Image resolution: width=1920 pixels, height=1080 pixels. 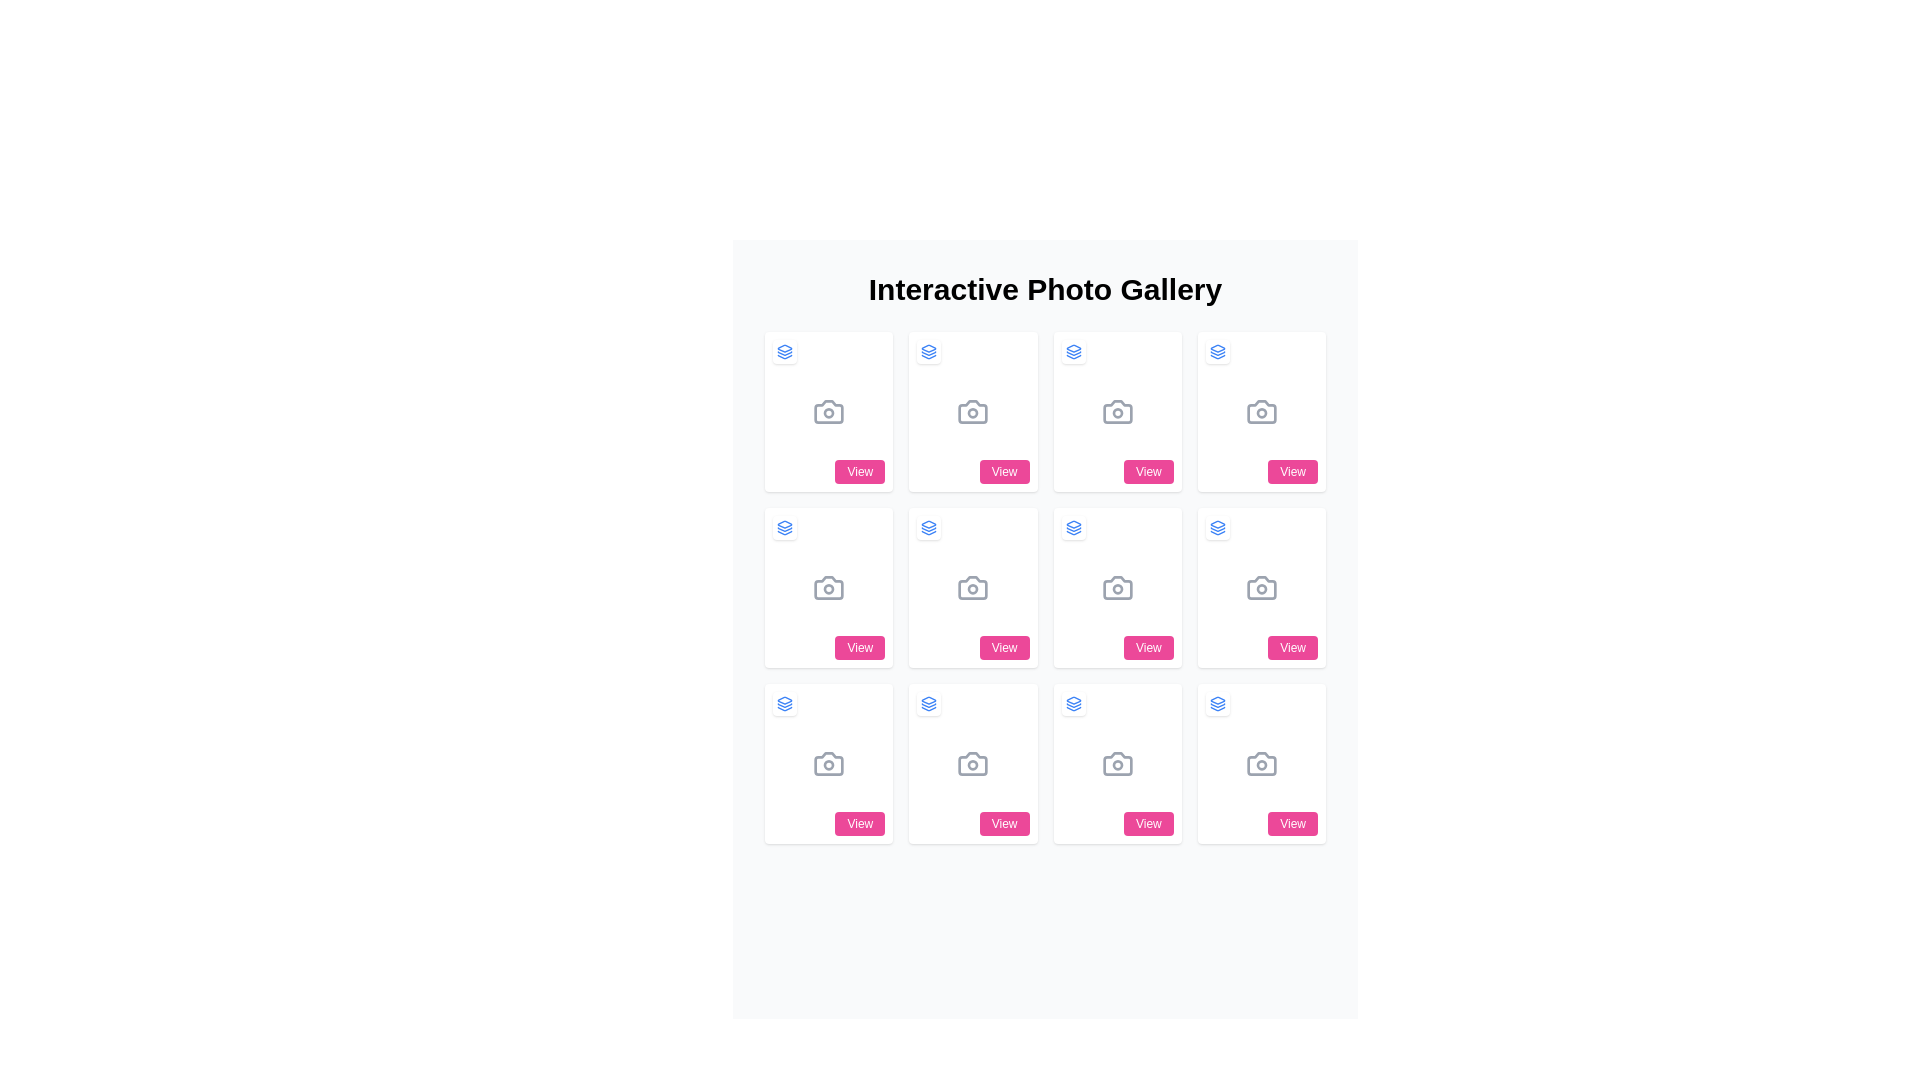 I want to click on the button located in the bottom-right corner of the last card in the fourth row, so click(x=1148, y=824).